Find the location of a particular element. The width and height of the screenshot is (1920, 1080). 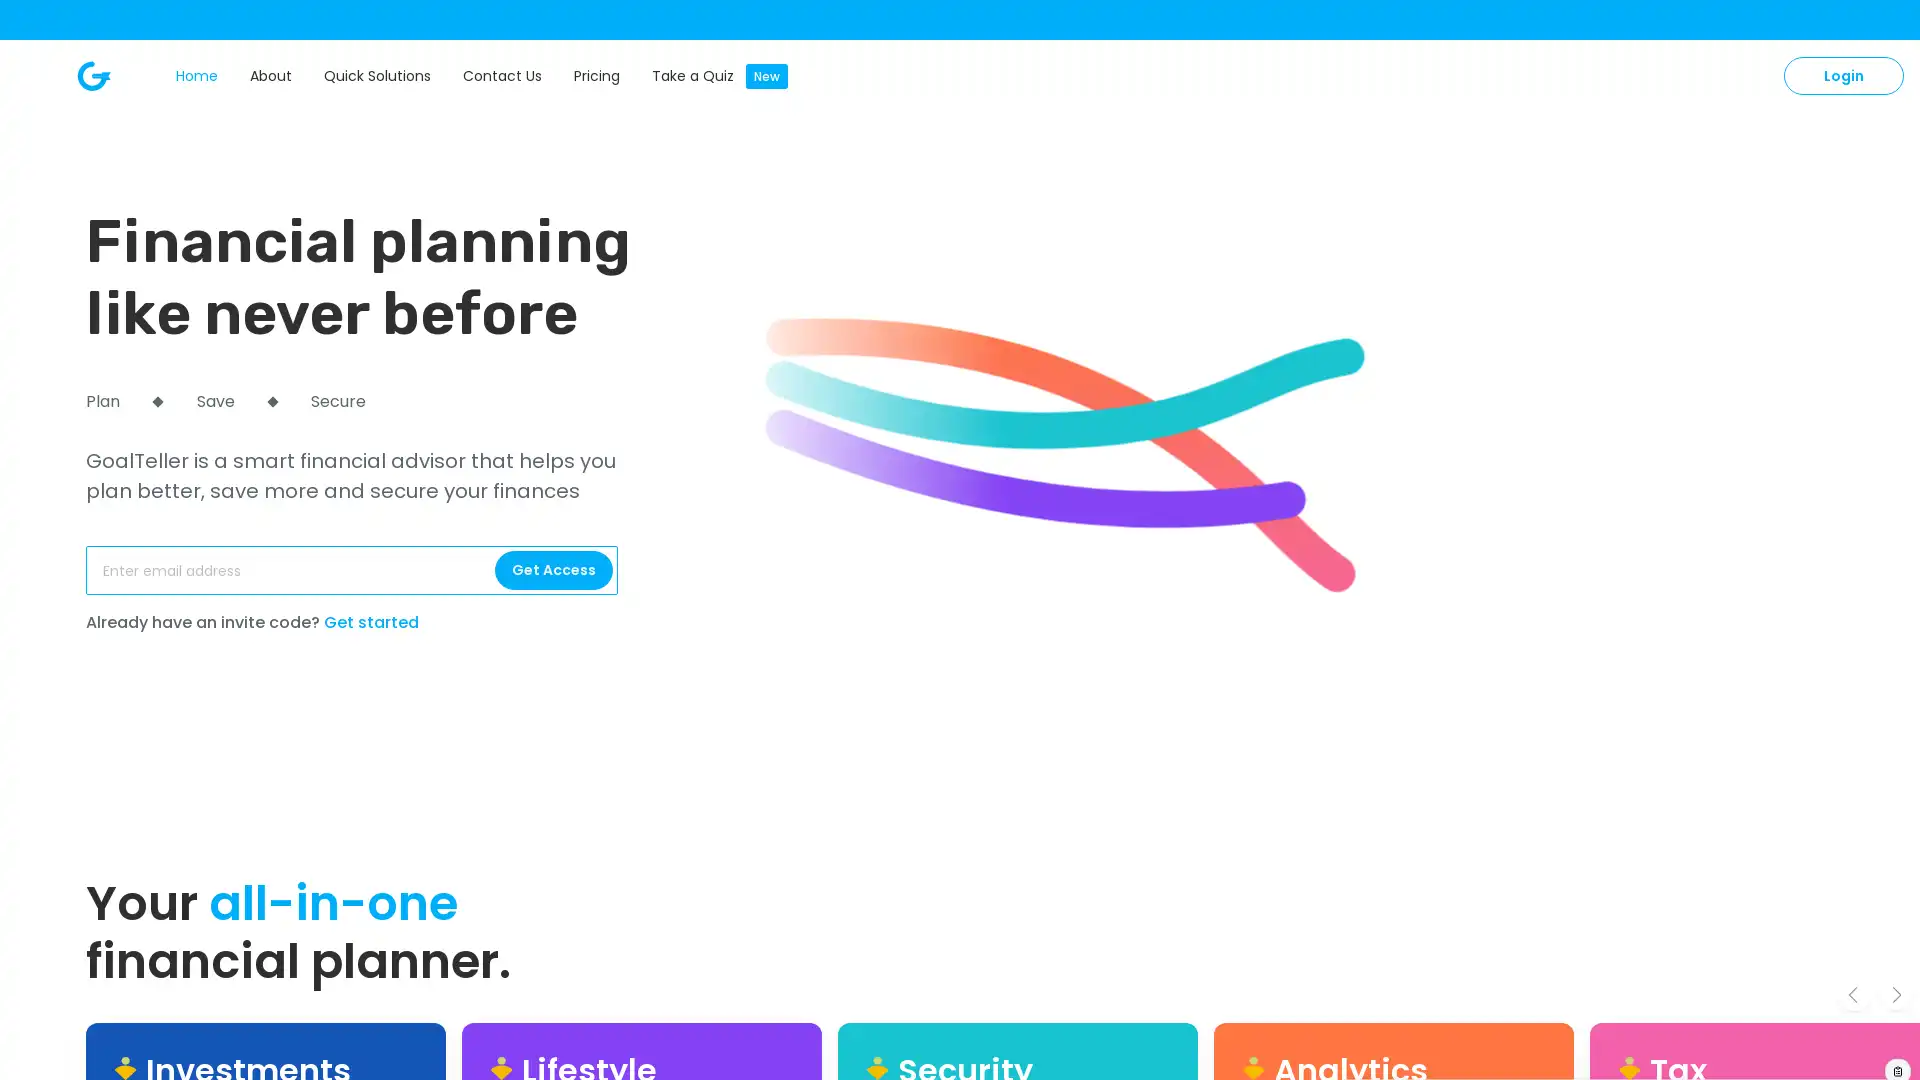

Previous slide is located at coordinates (1852, 994).